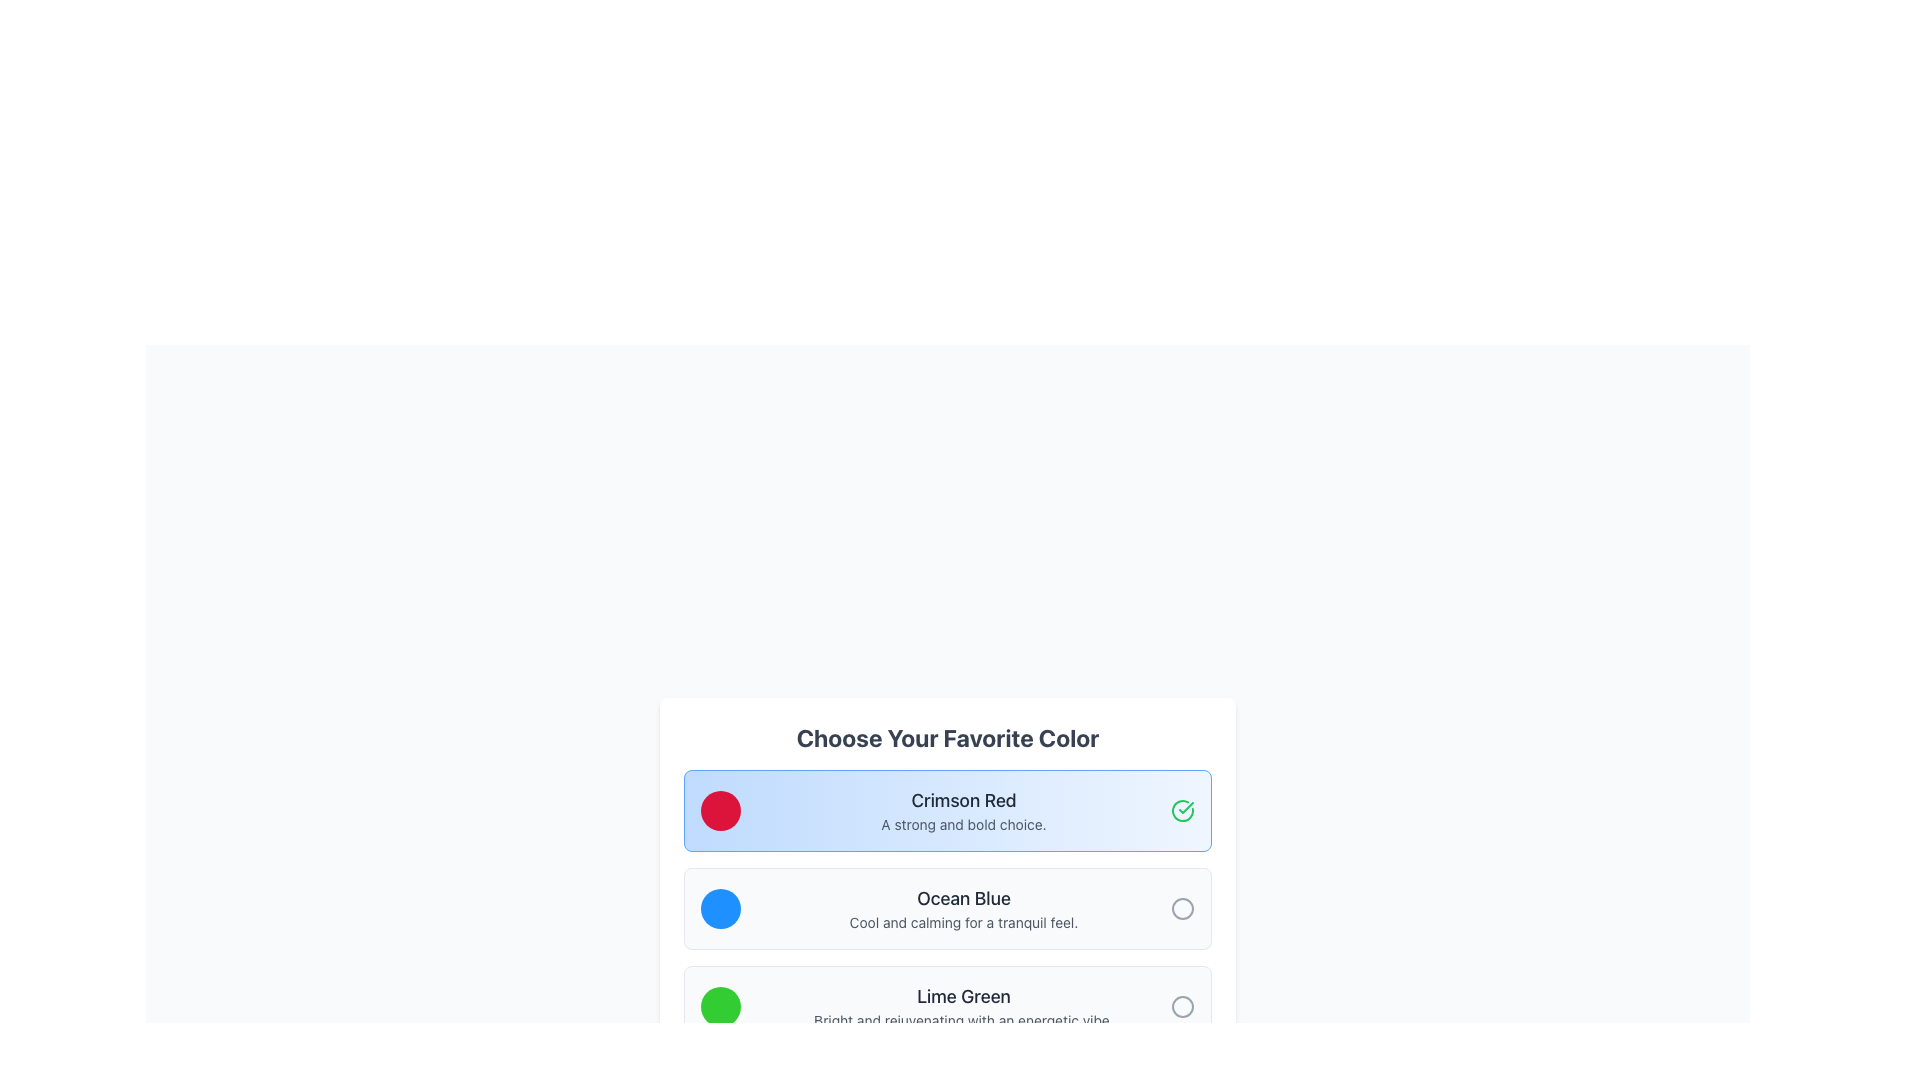 The image size is (1920, 1080). Describe the element at coordinates (964, 996) in the screenshot. I see `the text label displaying 'Lime Green', which is styled in a medium bold dark gray font and is positioned below the 'Ocean Blue' section` at that location.